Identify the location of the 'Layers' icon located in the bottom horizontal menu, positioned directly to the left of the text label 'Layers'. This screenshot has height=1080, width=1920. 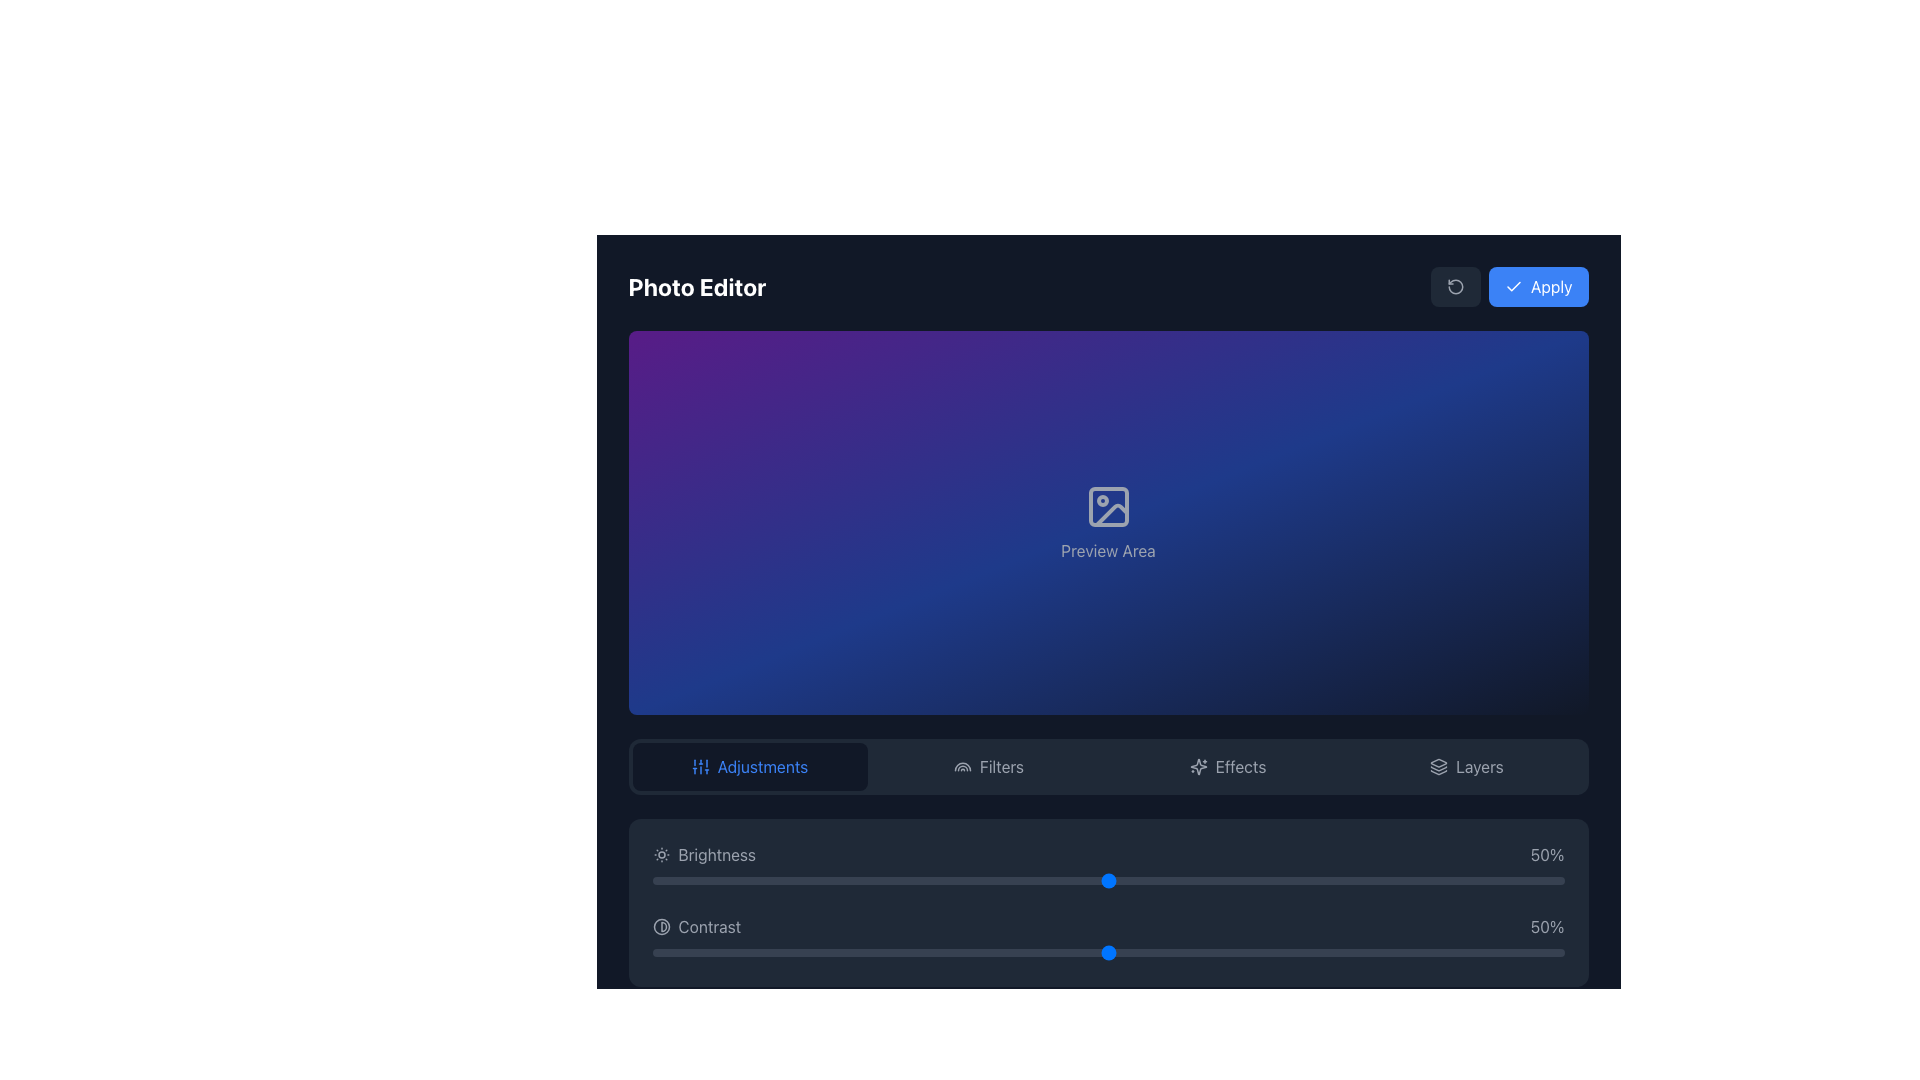
(1438, 766).